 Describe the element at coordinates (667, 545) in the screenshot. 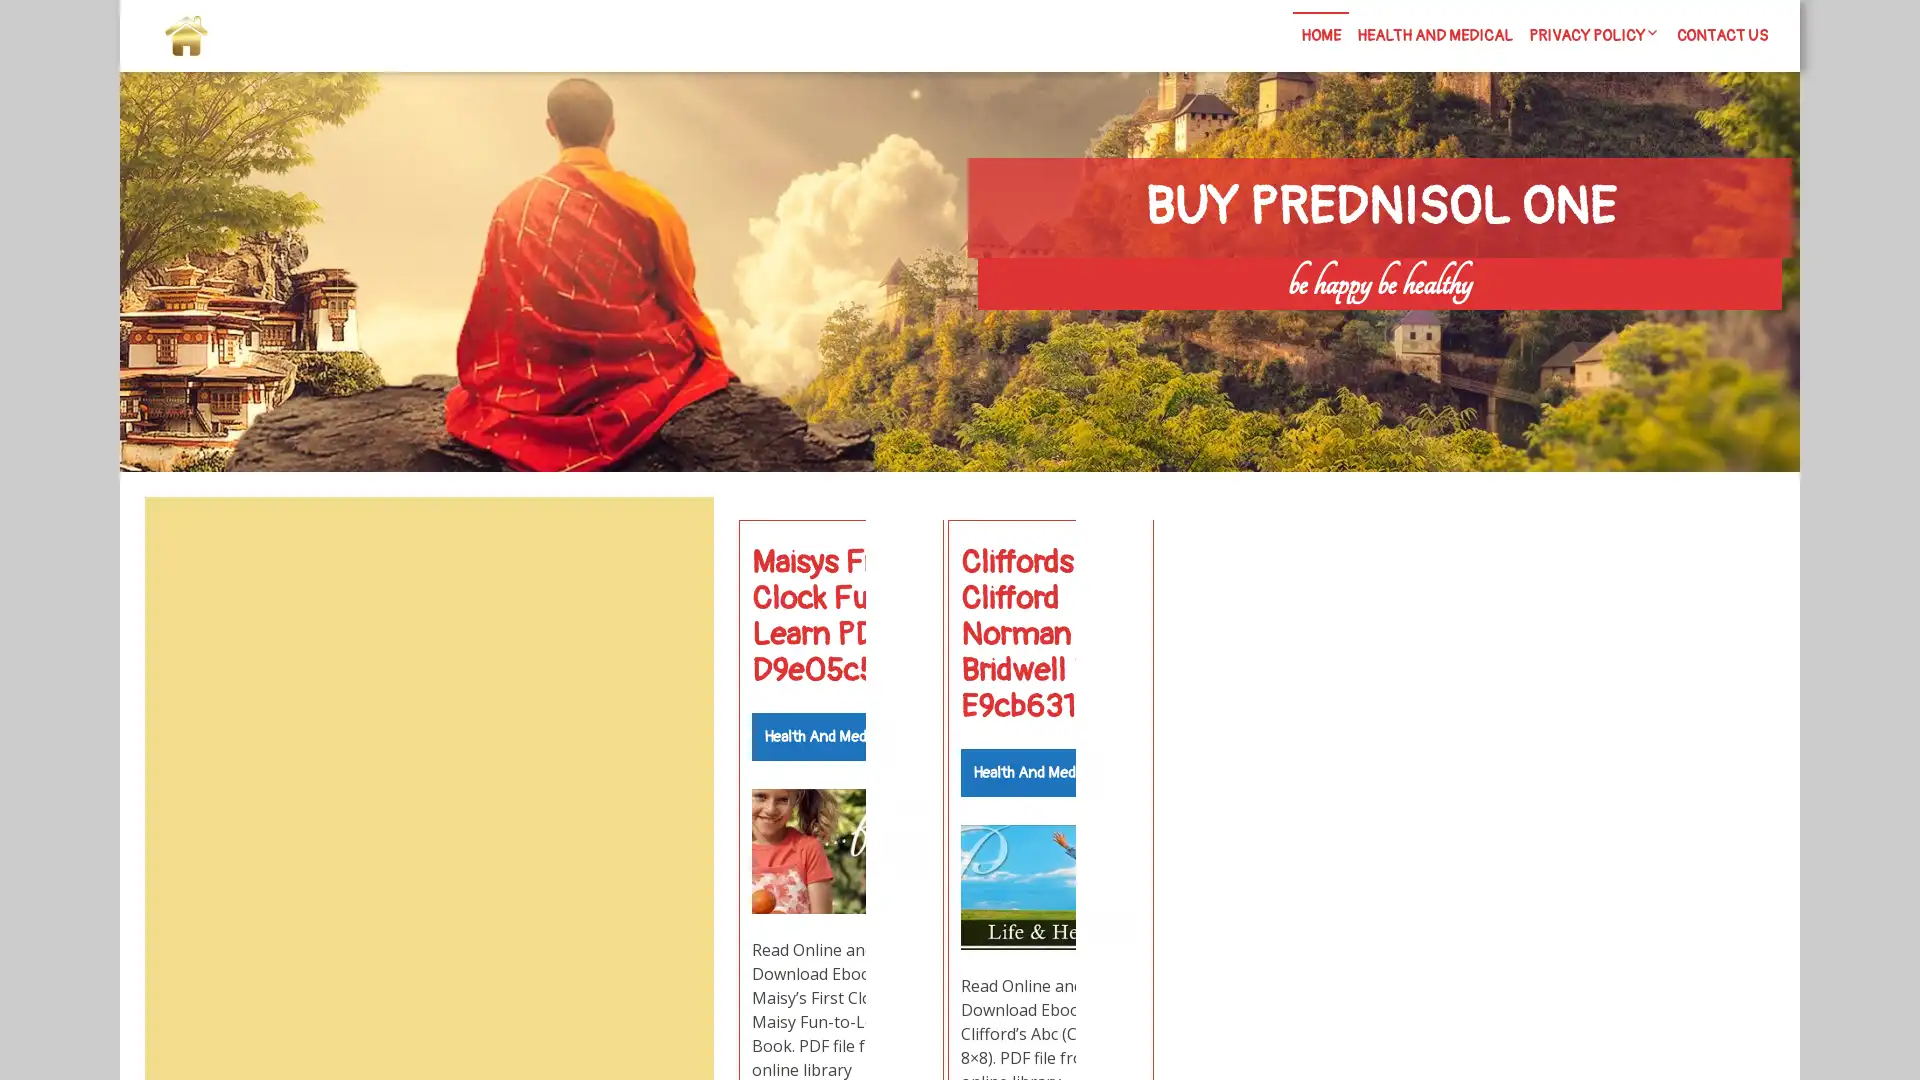

I see `Search` at that location.